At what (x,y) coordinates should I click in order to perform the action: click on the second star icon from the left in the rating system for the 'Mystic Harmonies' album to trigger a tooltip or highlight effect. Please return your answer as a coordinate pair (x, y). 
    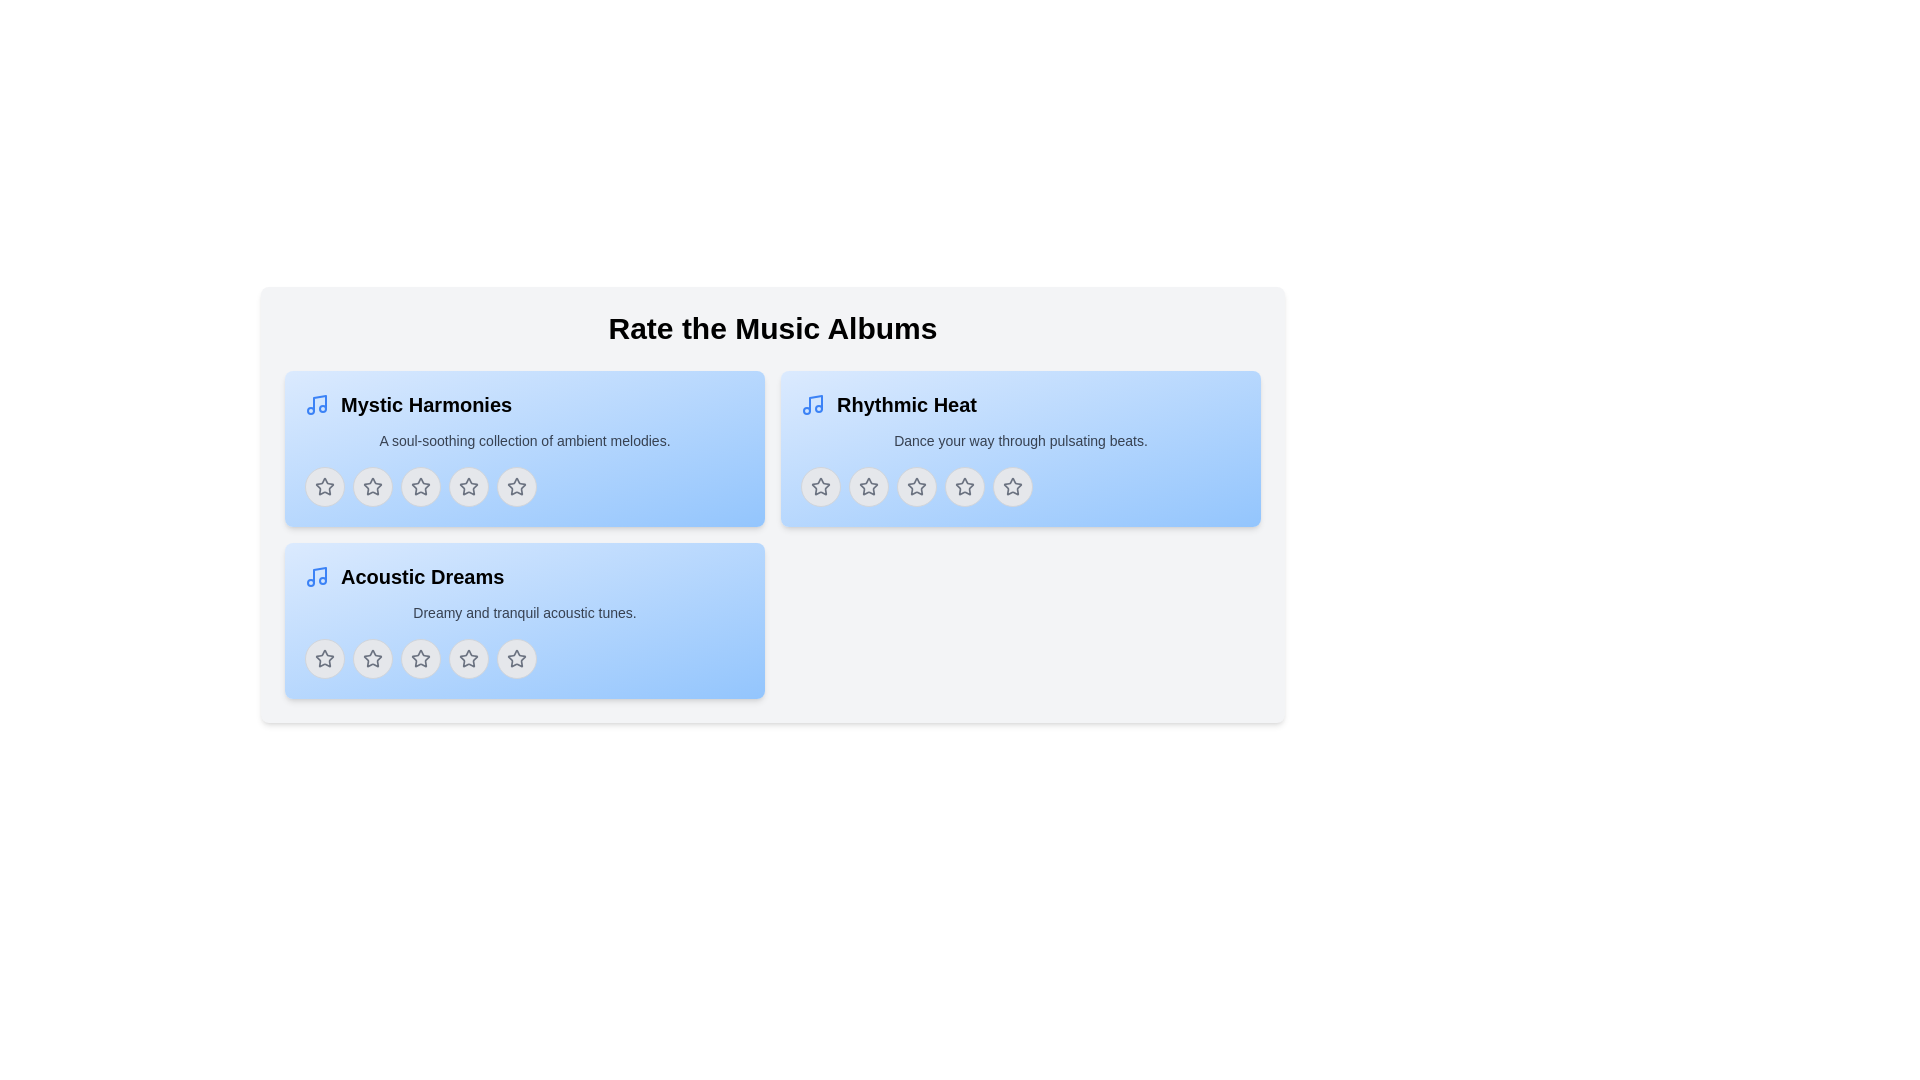
    Looking at the image, I should click on (420, 486).